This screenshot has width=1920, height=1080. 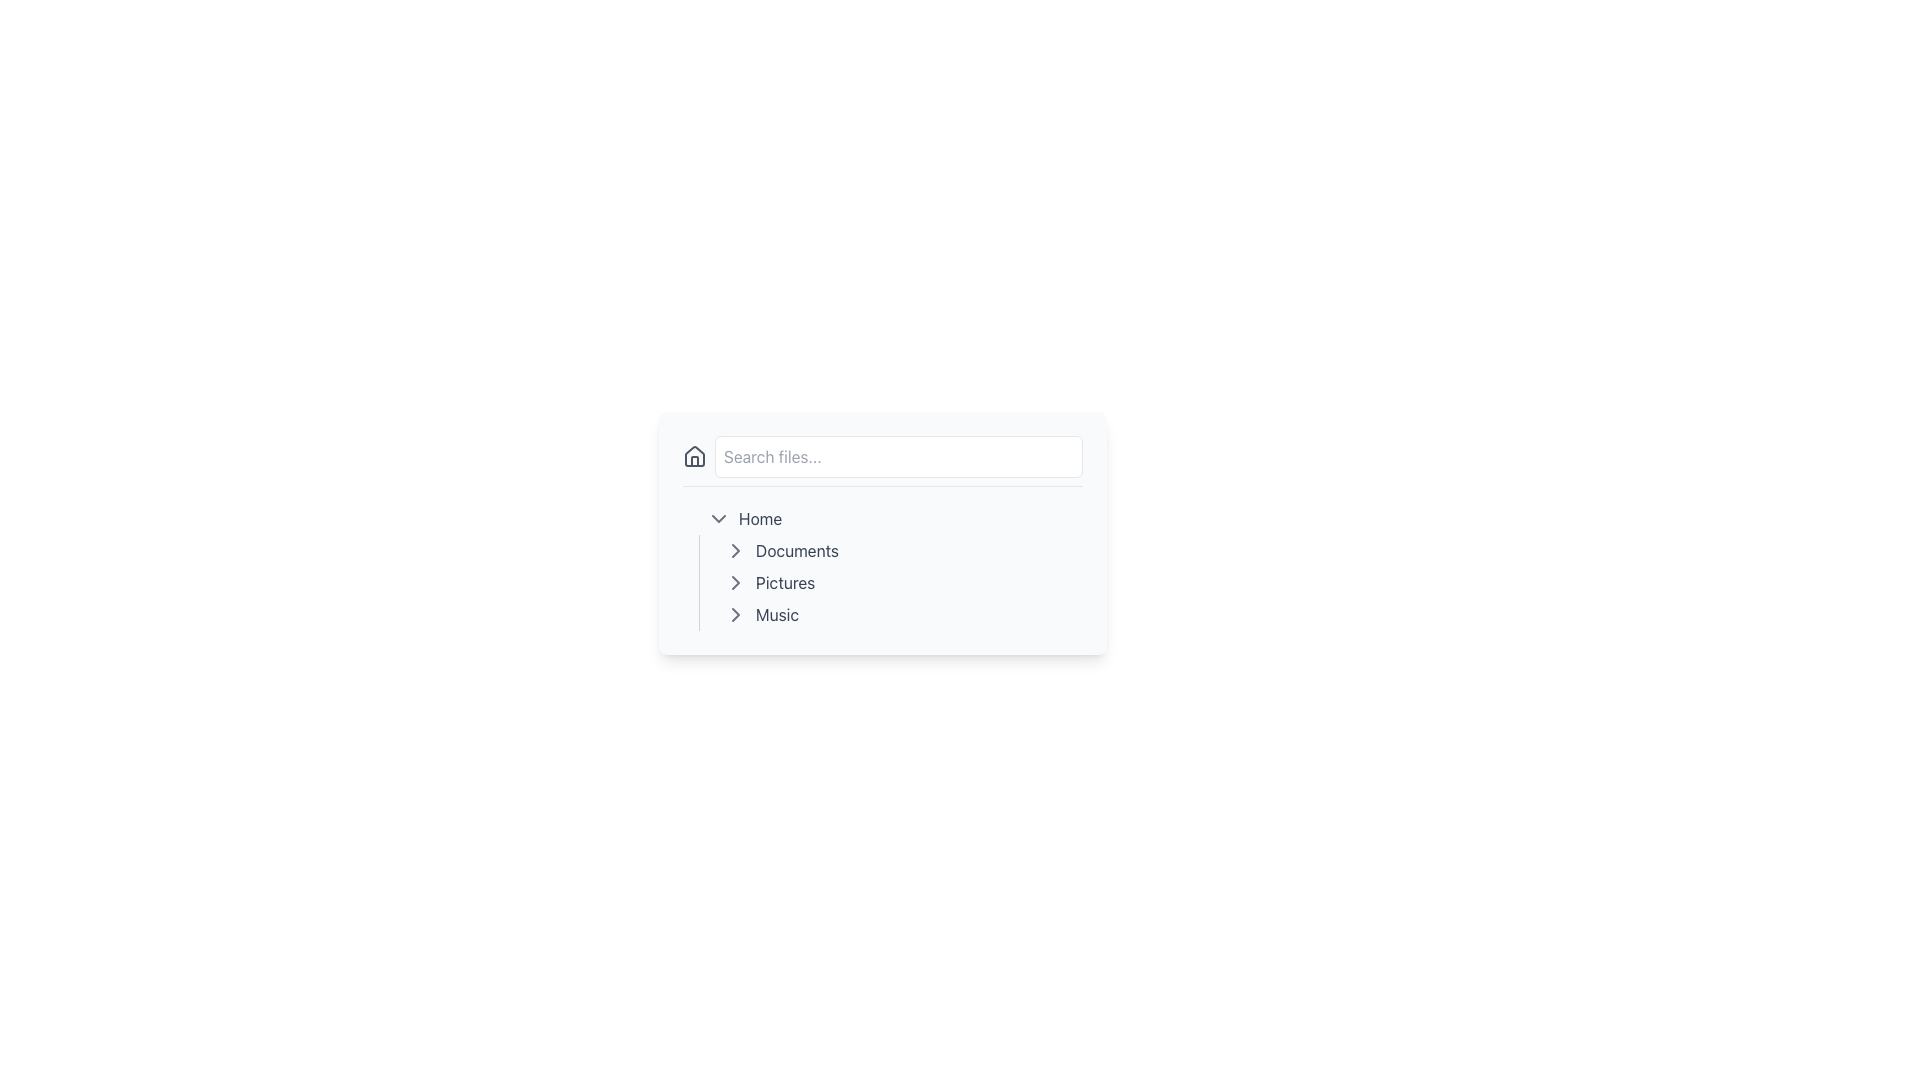 I want to click on the first Interactive List Item in the 'Home' section, so click(x=890, y=518).